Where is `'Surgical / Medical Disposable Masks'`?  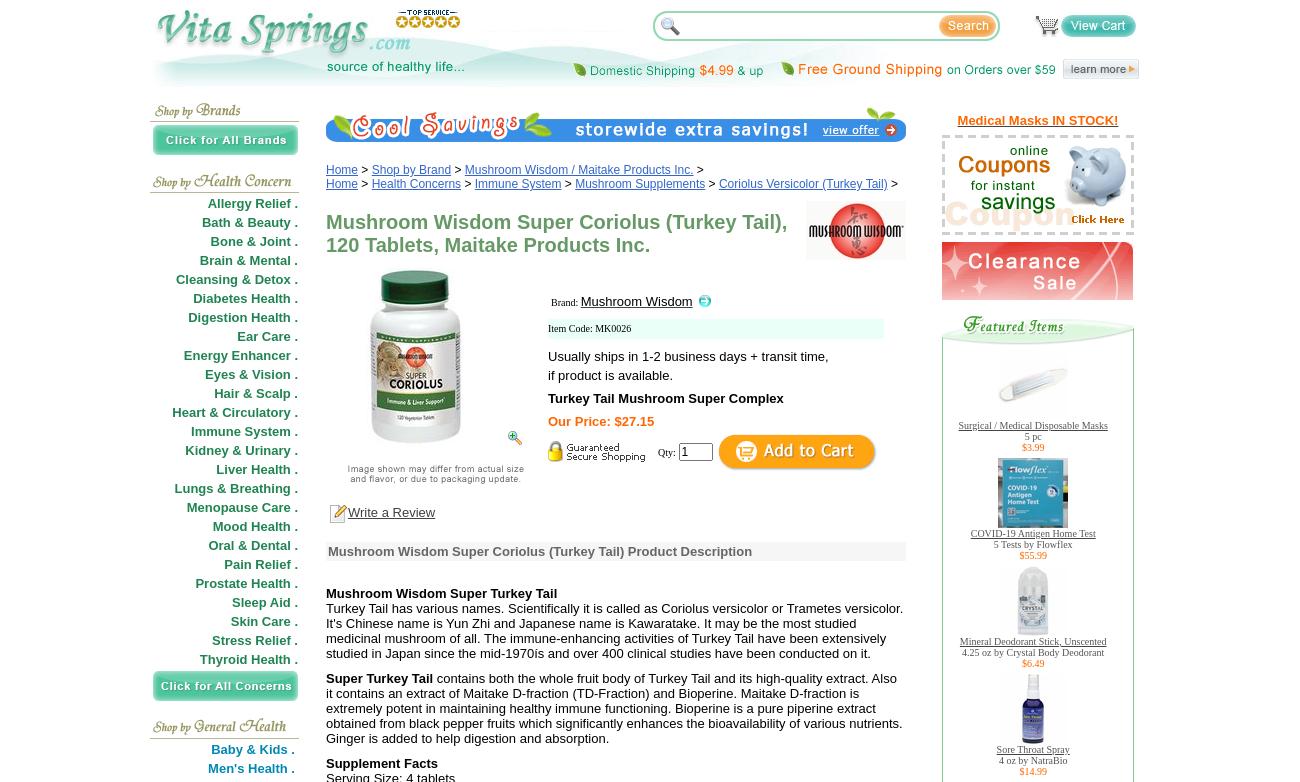 'Surgical / Medical Disposable Masks' is located at coordinates (1032, 425).